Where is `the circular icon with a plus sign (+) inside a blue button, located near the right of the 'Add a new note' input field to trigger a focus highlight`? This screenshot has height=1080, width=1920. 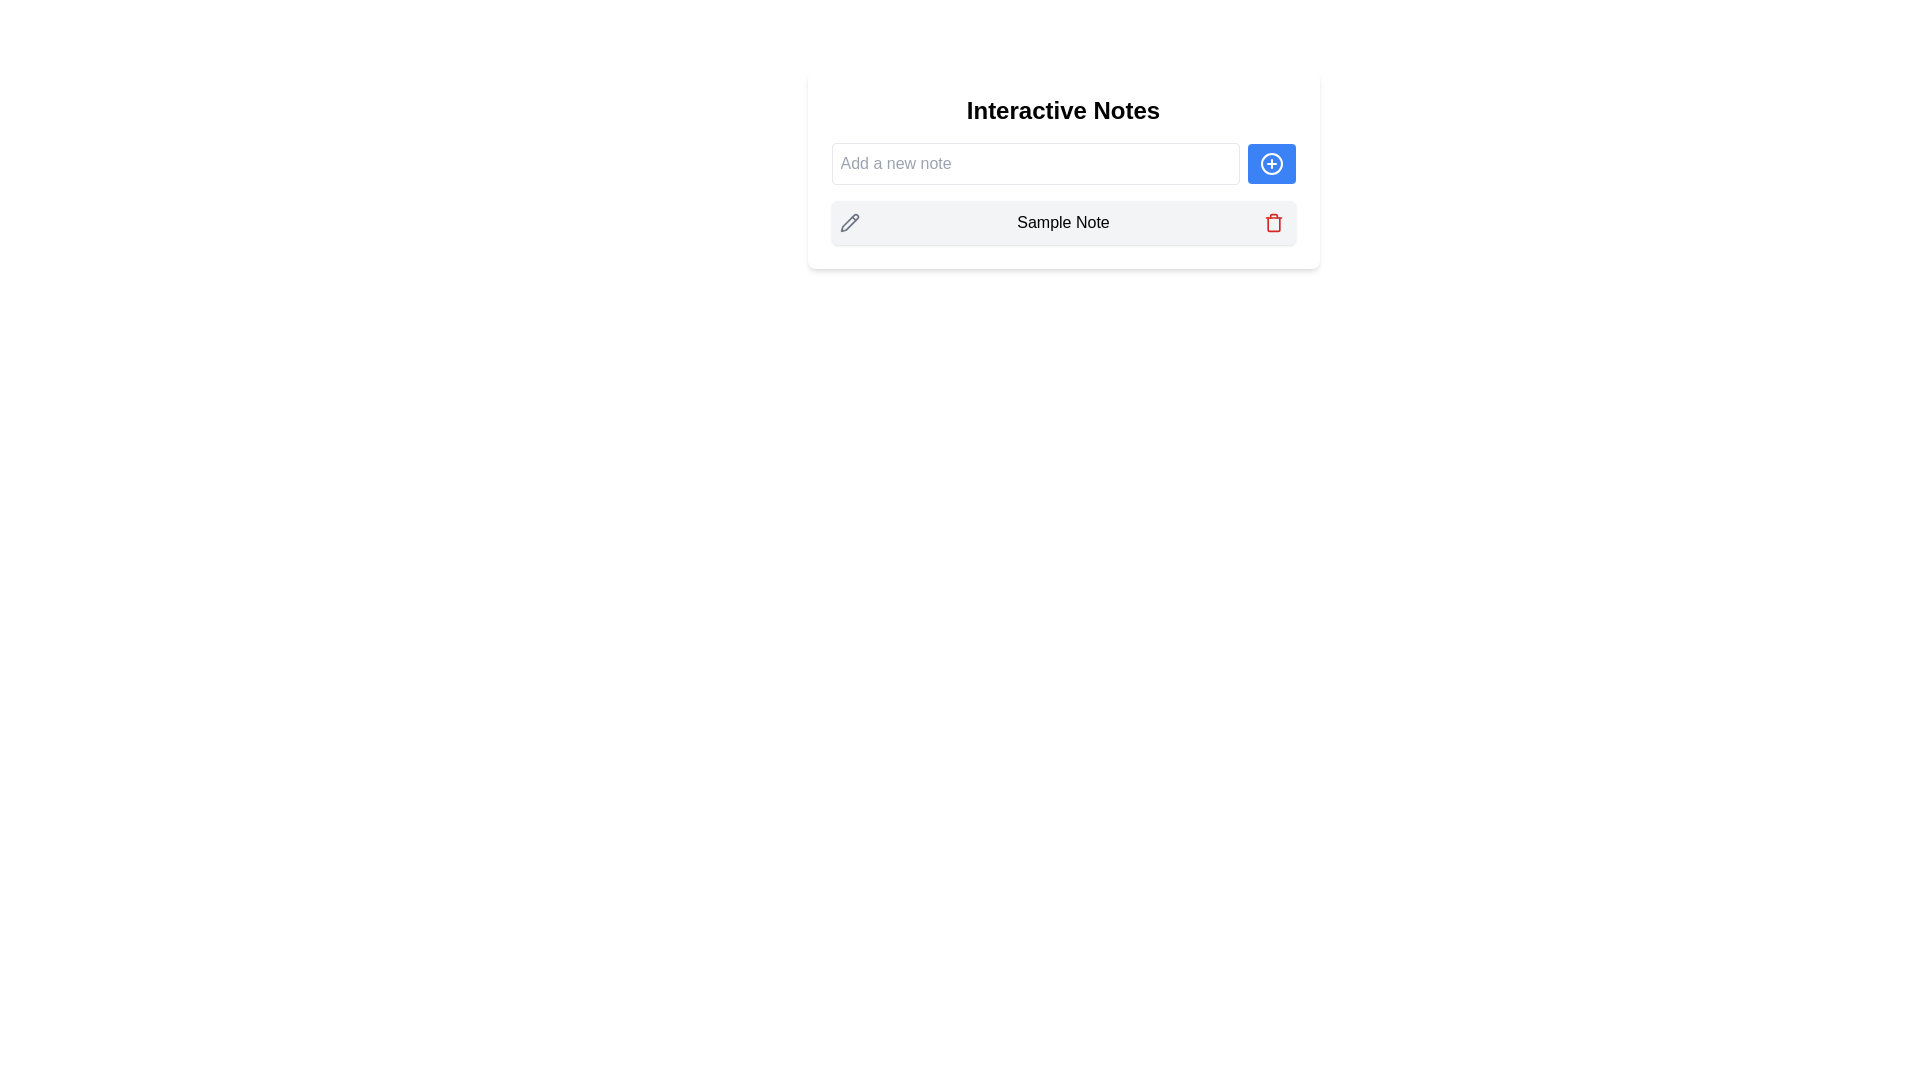 the circular icon with a plus sign (+) inside a blue button, located near the right of the 'Add a new note' input field to trigger a focus highlight is located at coordinates (1270, 163).